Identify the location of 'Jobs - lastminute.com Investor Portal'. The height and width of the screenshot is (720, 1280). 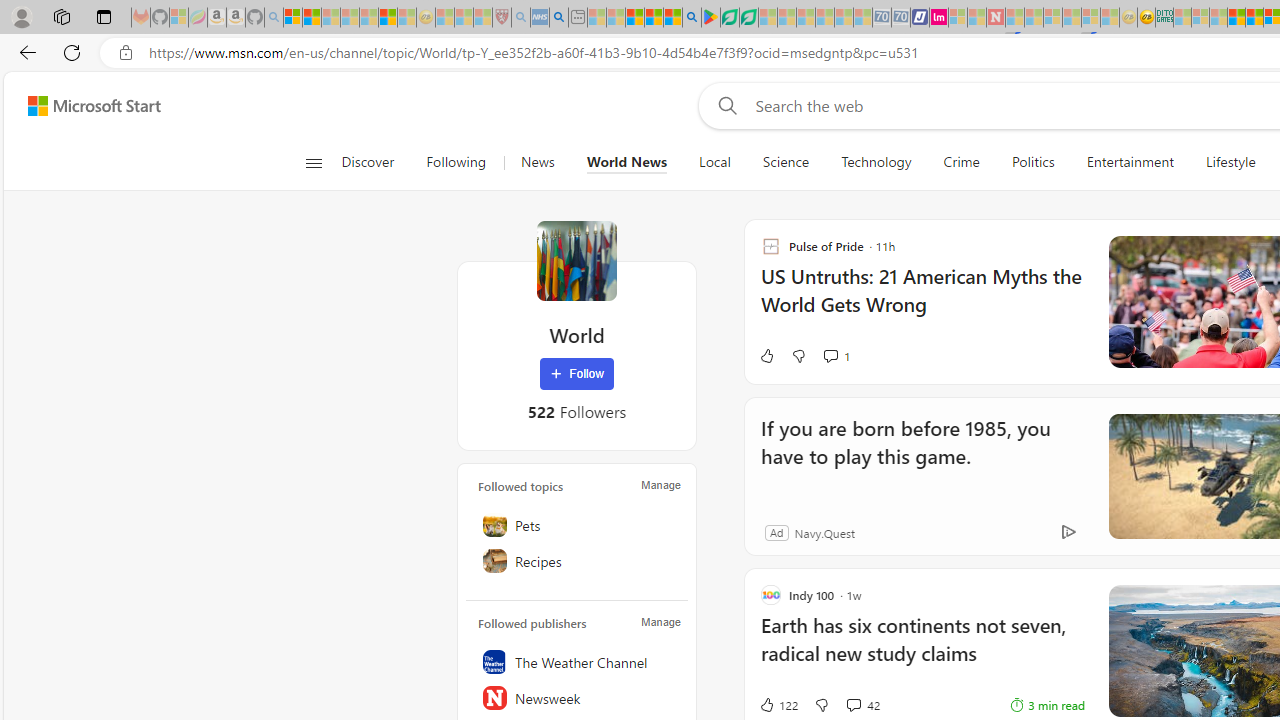
(938, 17).